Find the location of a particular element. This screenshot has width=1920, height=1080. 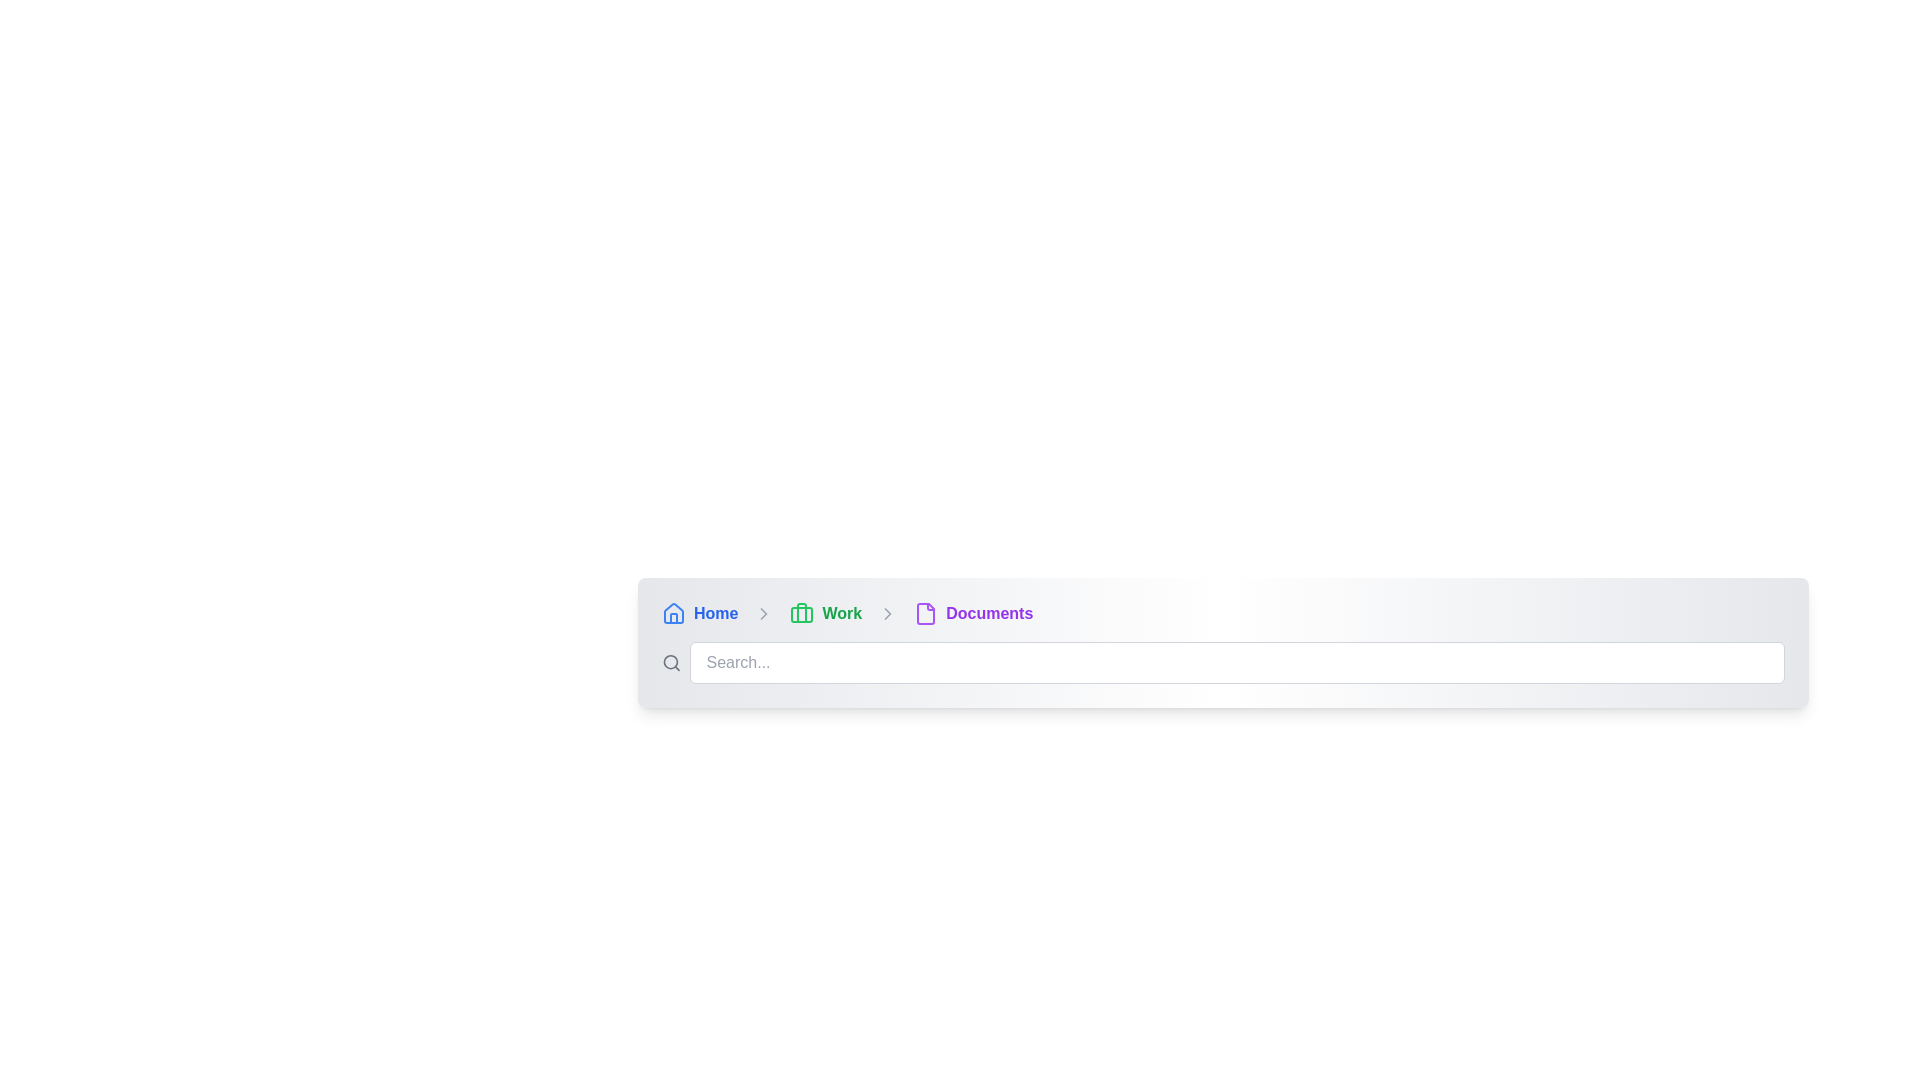

the hyperlink in the breadcrumb navigation bar that is the second item, labeled 'Work', to trigger a visual state change is located at coordinates (842, 612).